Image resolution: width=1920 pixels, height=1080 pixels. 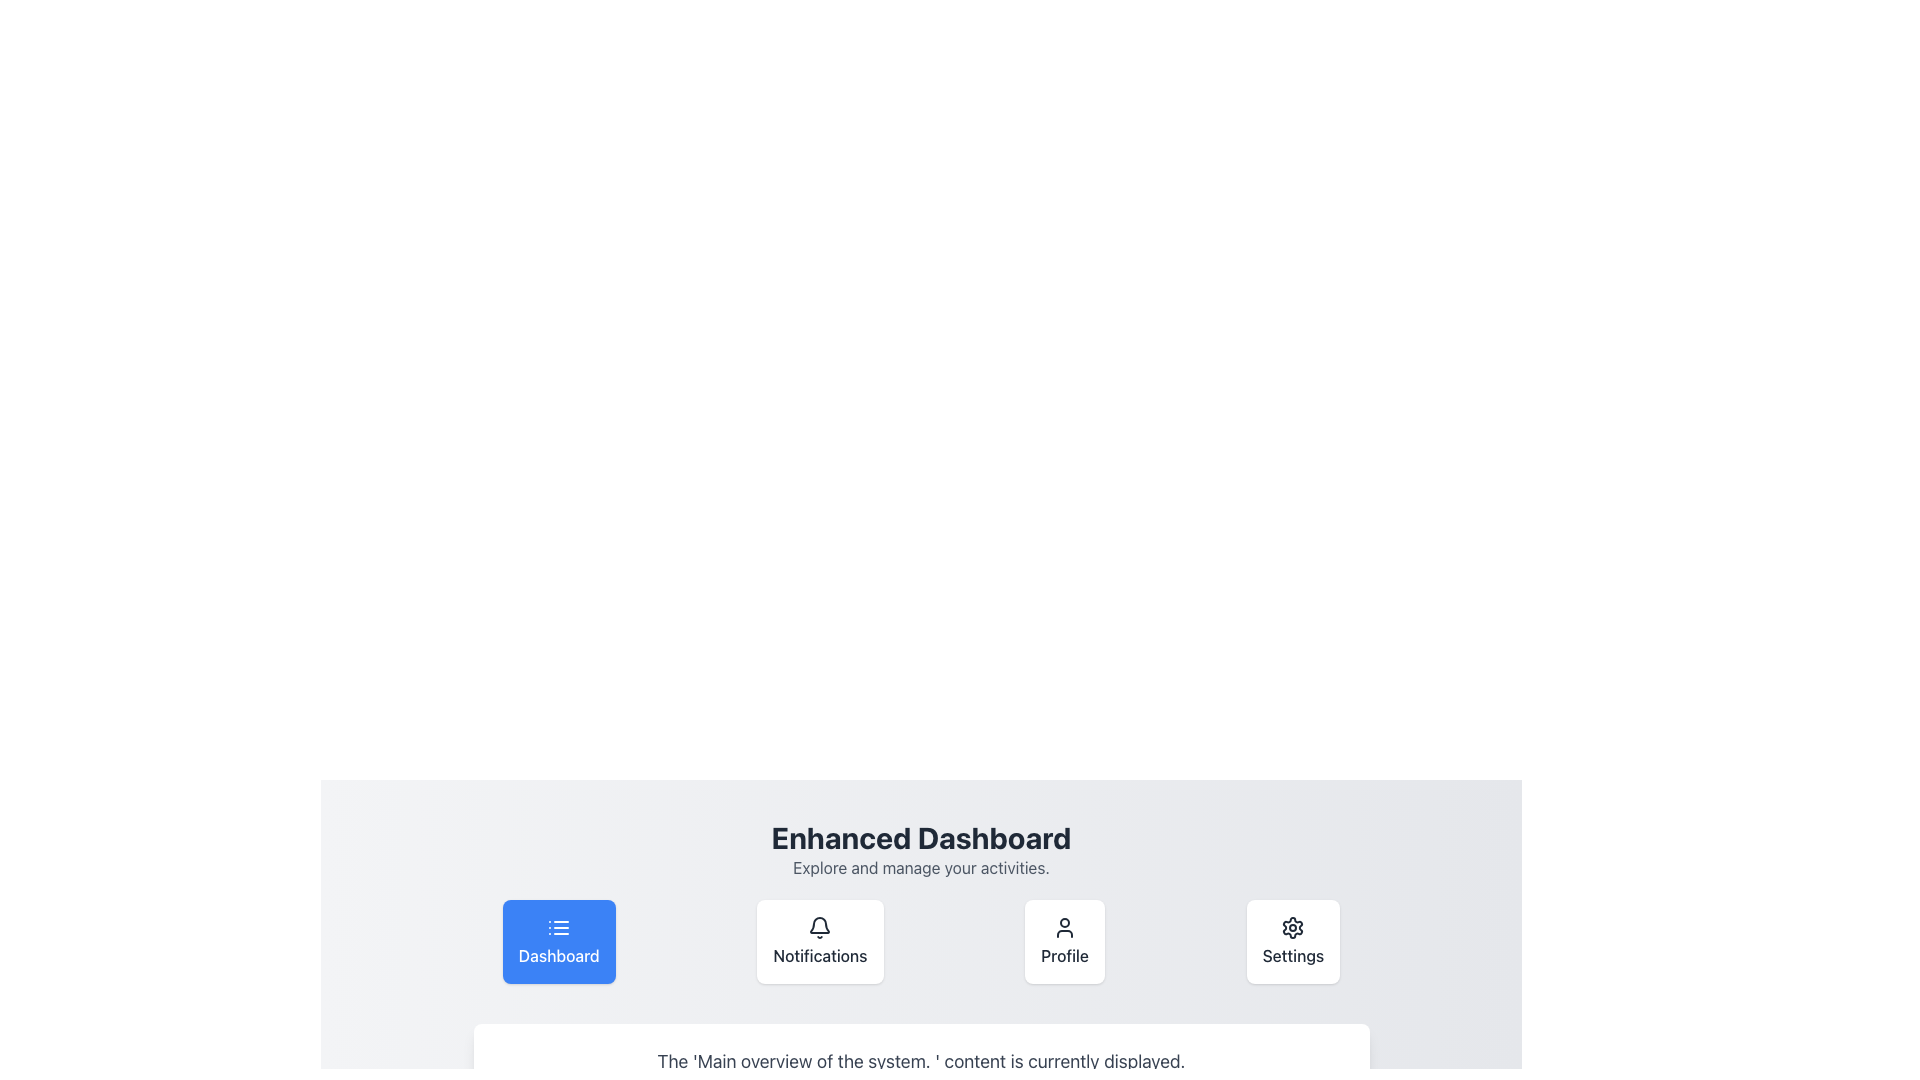 What do you see at coordinates (920, 849) in the screenshot?
I see `the text content of the header displaying 'Enhanced Dashboard' and 'Explore and manage your activities.'` at bounding box center [920, 849].